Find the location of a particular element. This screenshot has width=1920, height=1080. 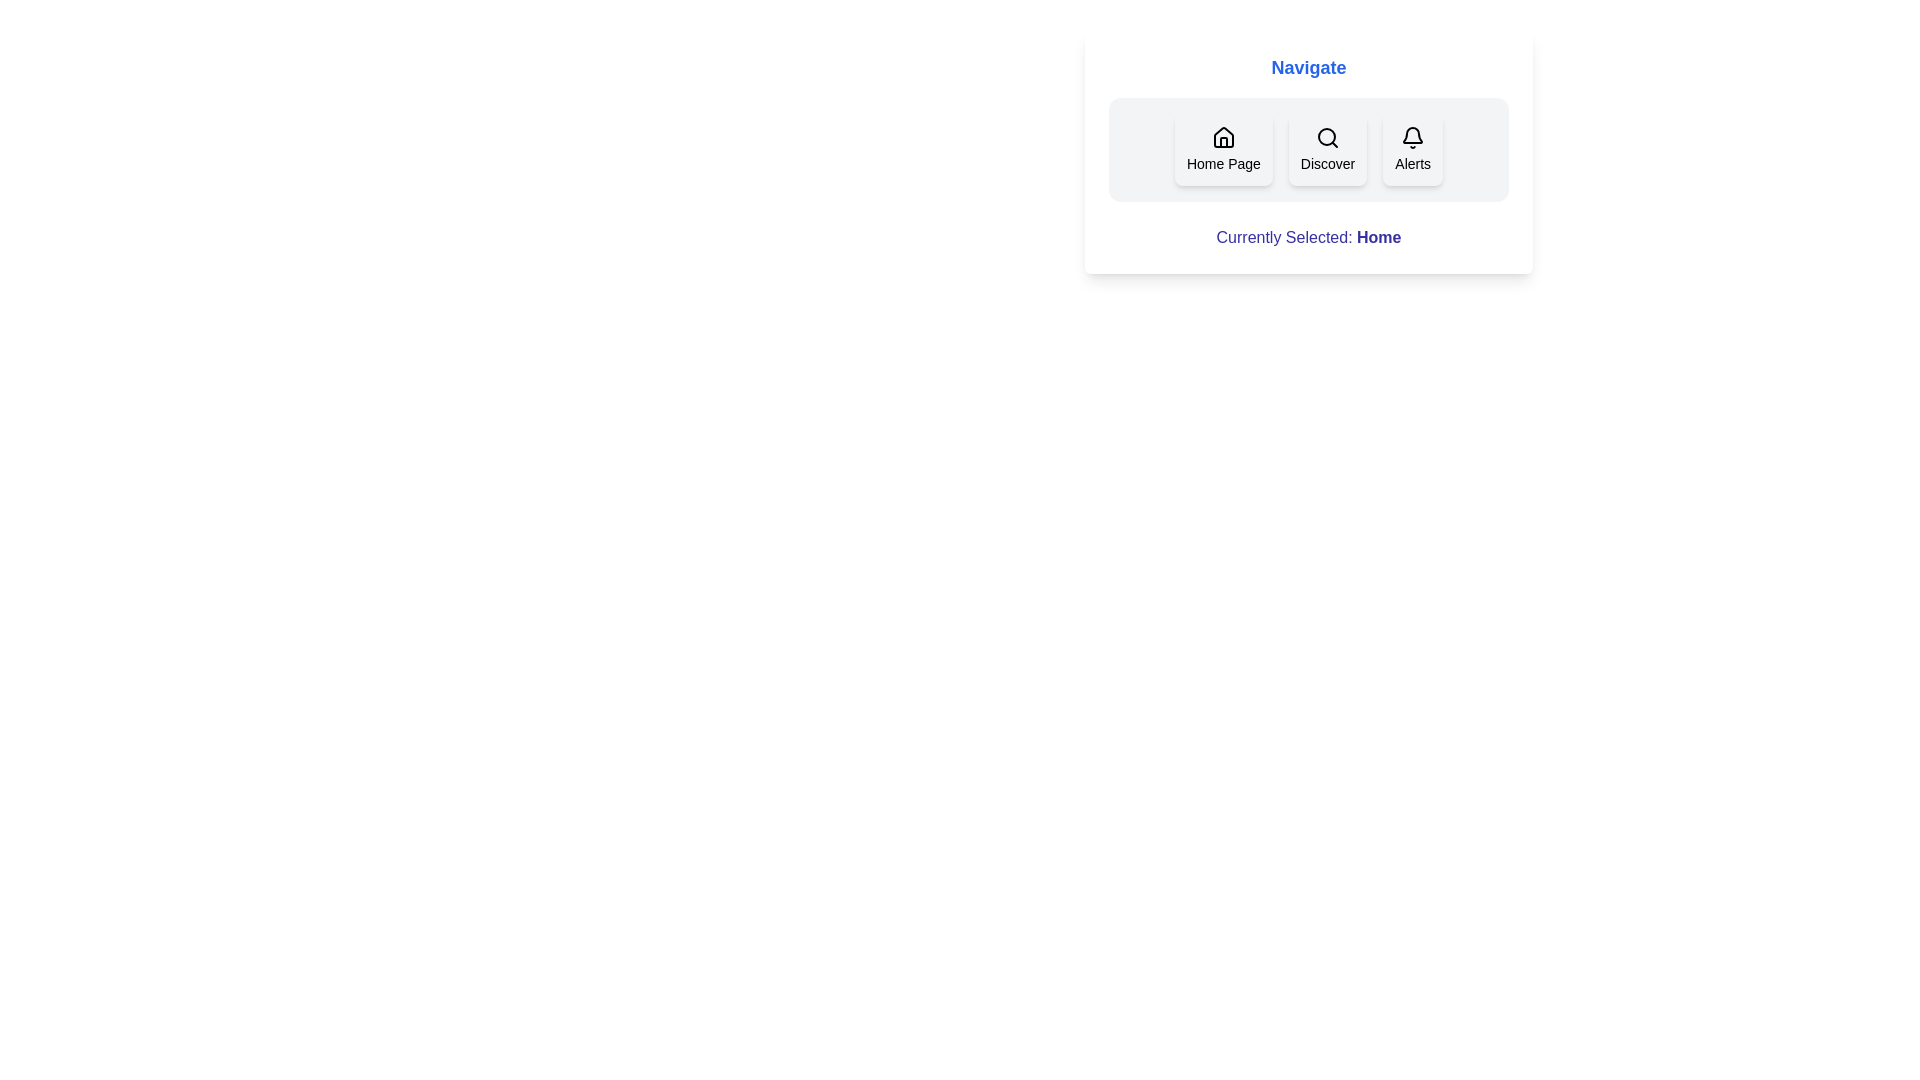

the 'Alerts' button, which is a light gray rectangular button with a black bell icon and is the third item in the horizontal navigation bar is located at coordinates (1412, 149).